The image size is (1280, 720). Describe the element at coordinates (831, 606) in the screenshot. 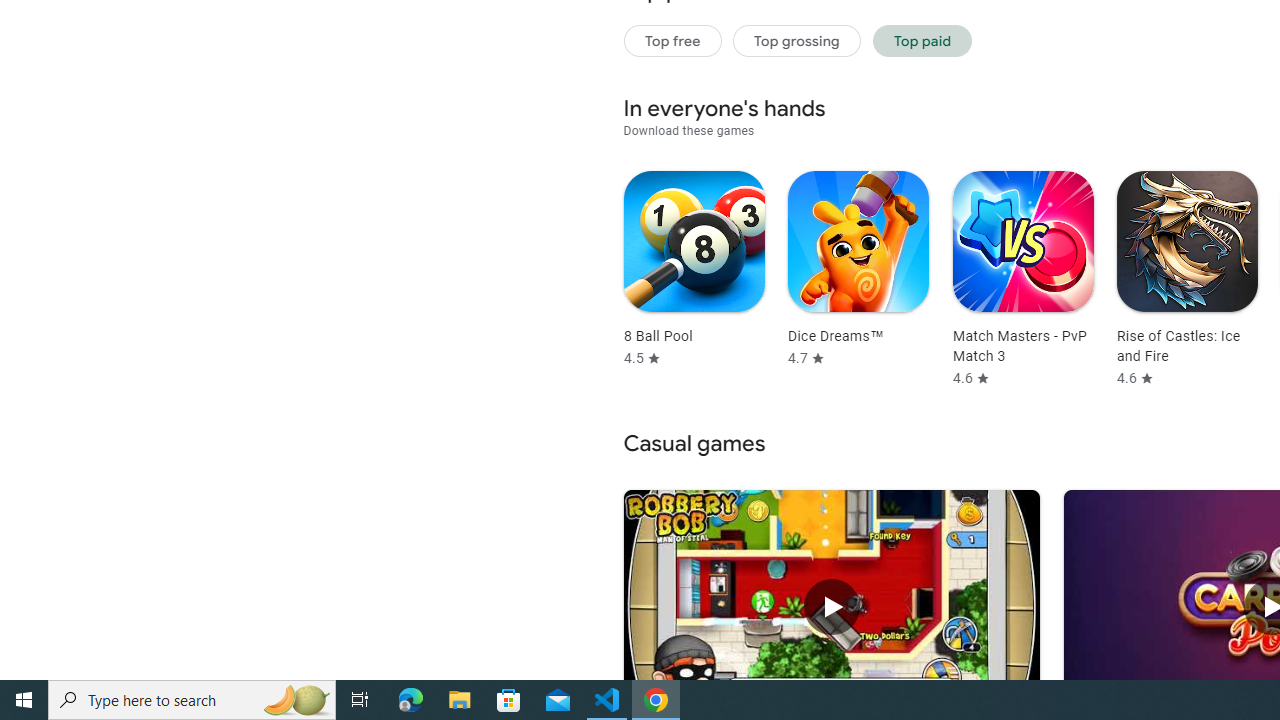

I see `'Play Robbery Bob - King of Sneak'` at that location.